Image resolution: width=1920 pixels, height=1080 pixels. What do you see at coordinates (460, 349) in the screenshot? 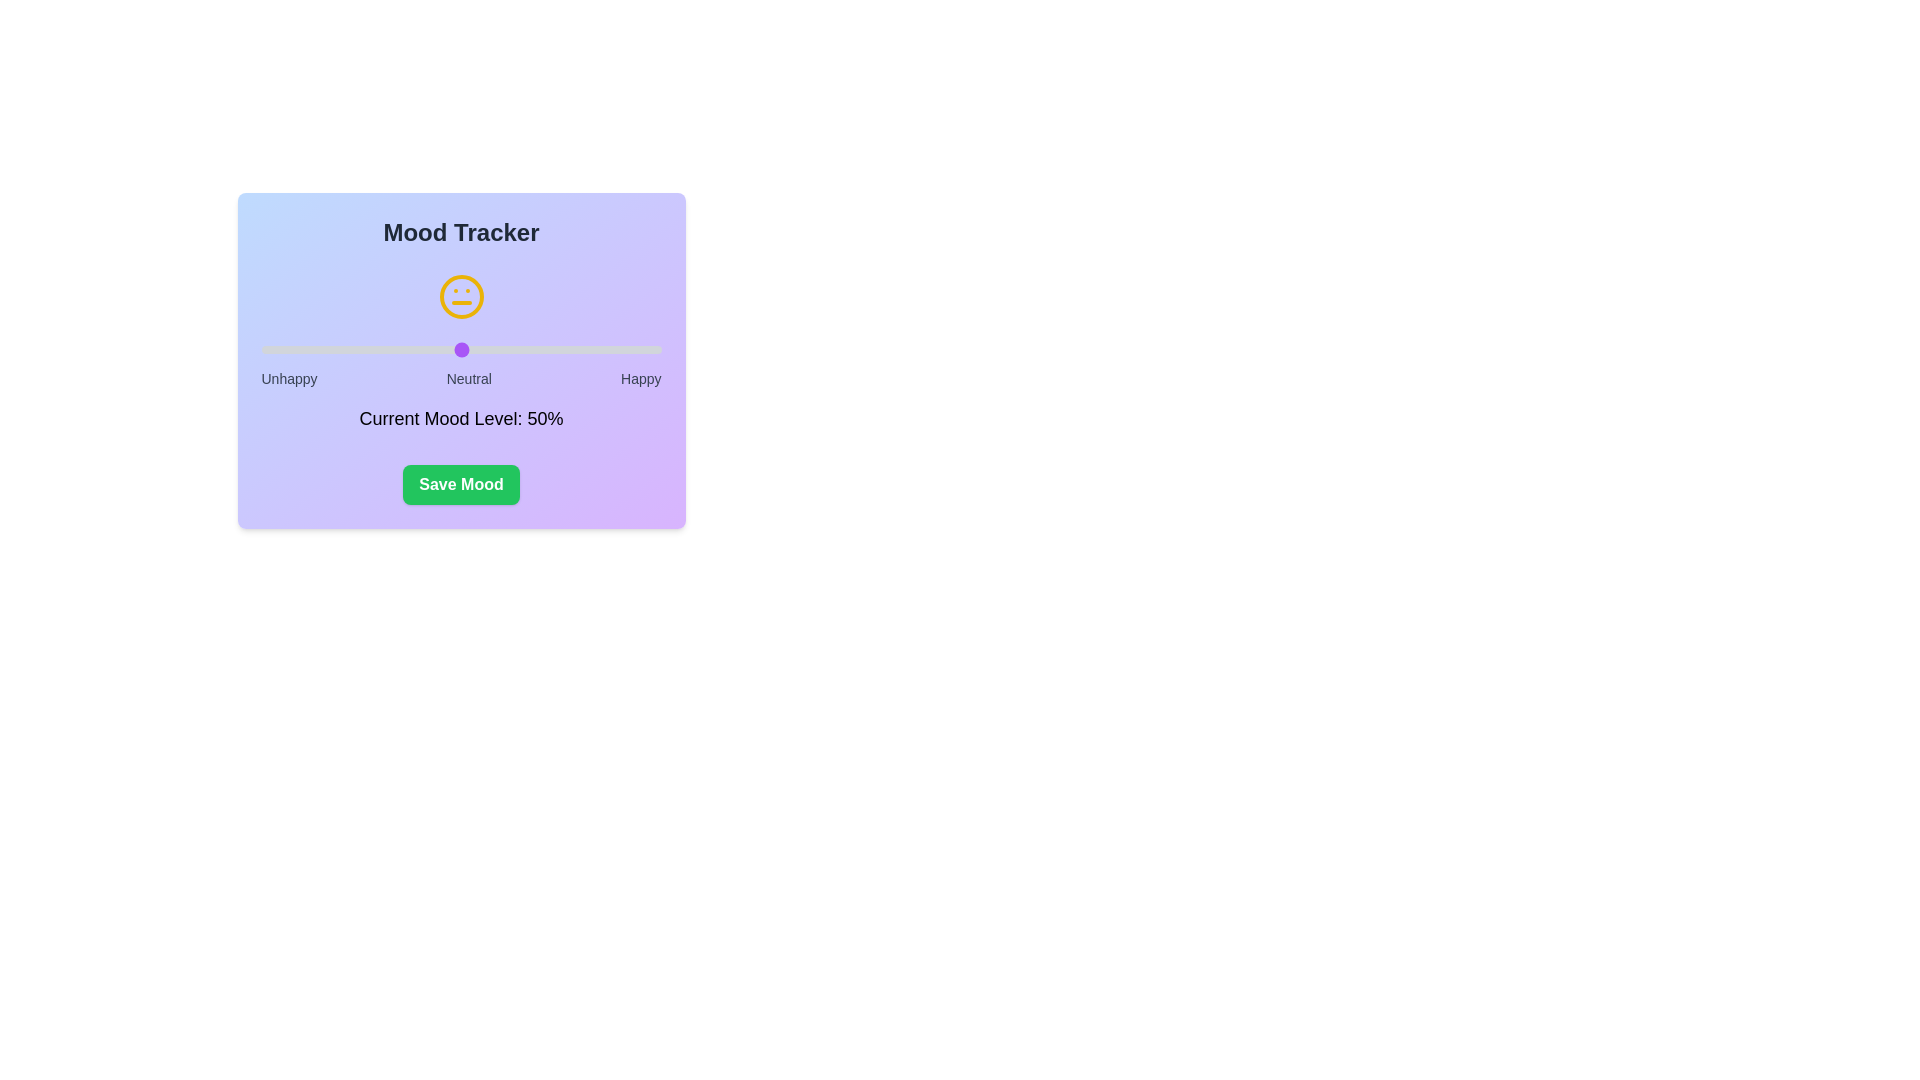
I see `the mood level to 50% using the slider` at bounding box center [460, 349].